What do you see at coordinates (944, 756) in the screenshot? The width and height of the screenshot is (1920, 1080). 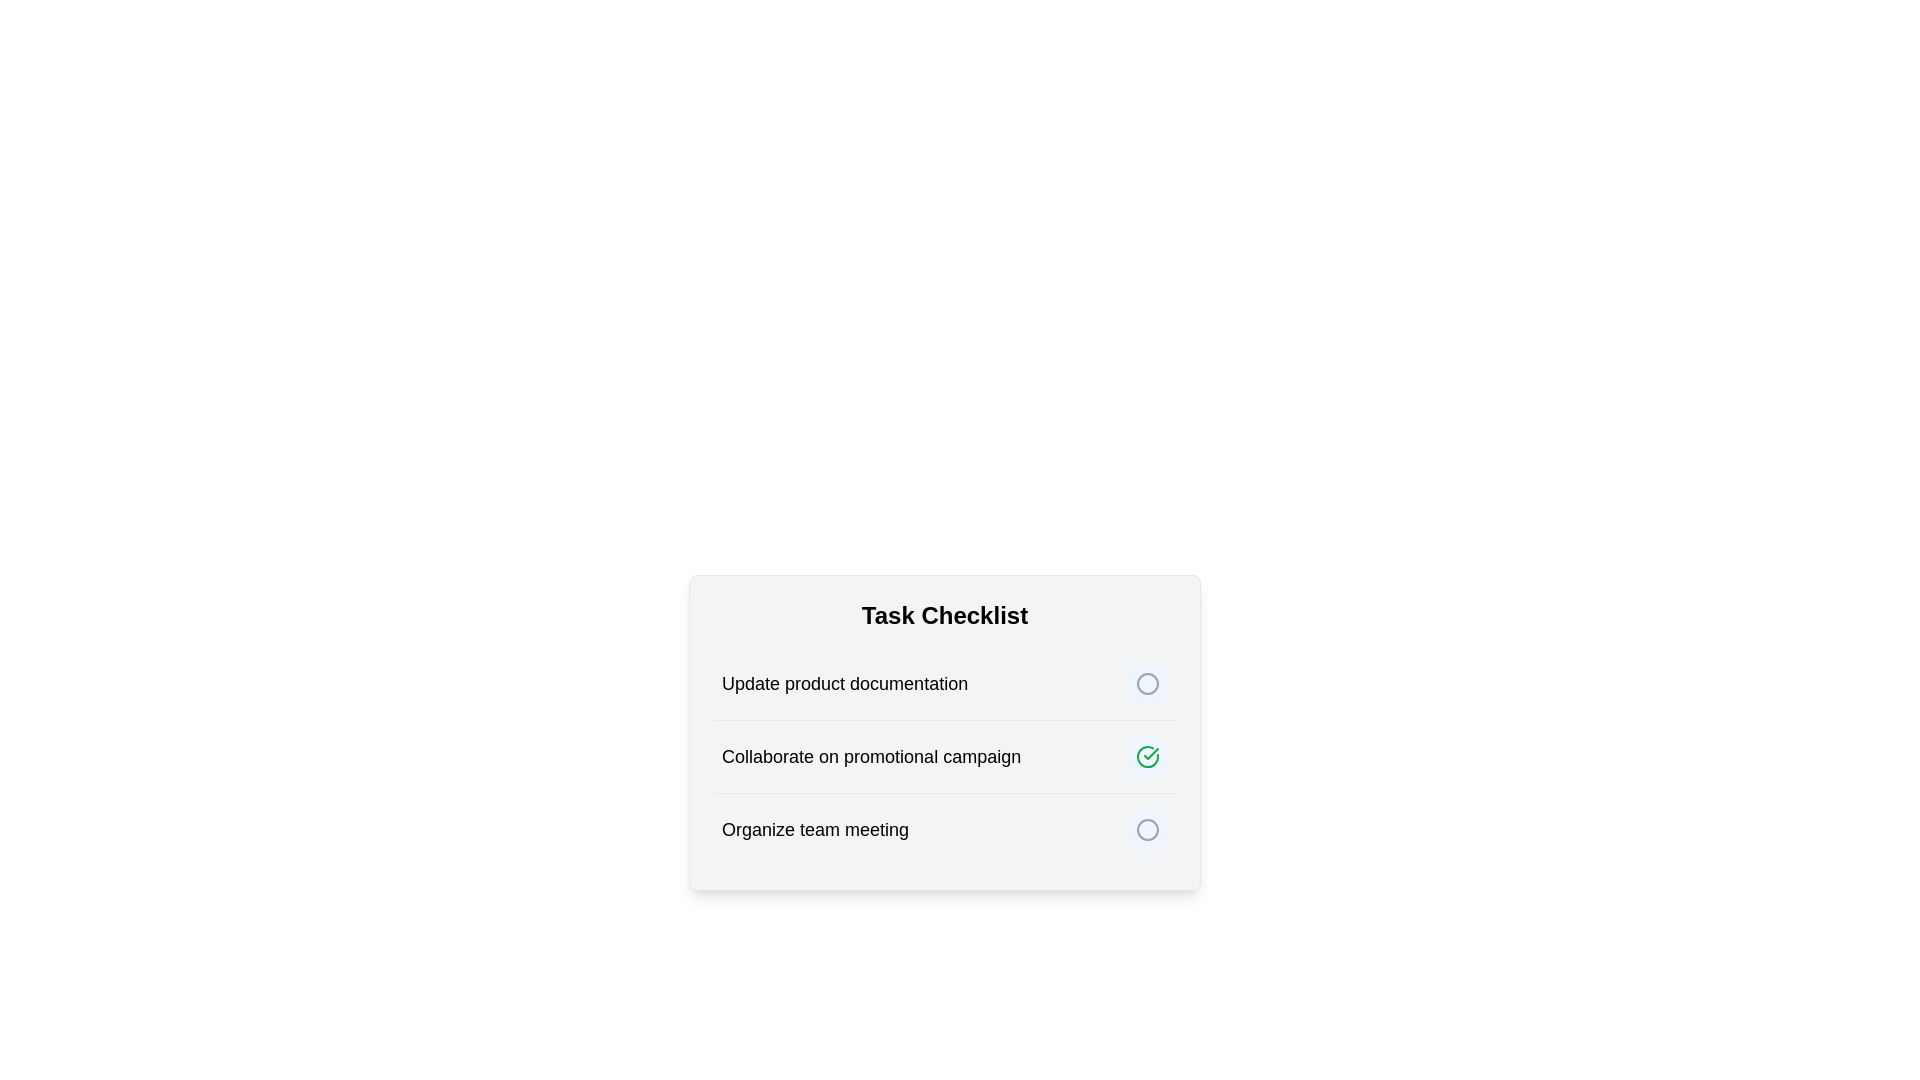 I see `the second list item in the task checklist, which has a green checkmark indicating its completed status` at bounding box center [944, 756].